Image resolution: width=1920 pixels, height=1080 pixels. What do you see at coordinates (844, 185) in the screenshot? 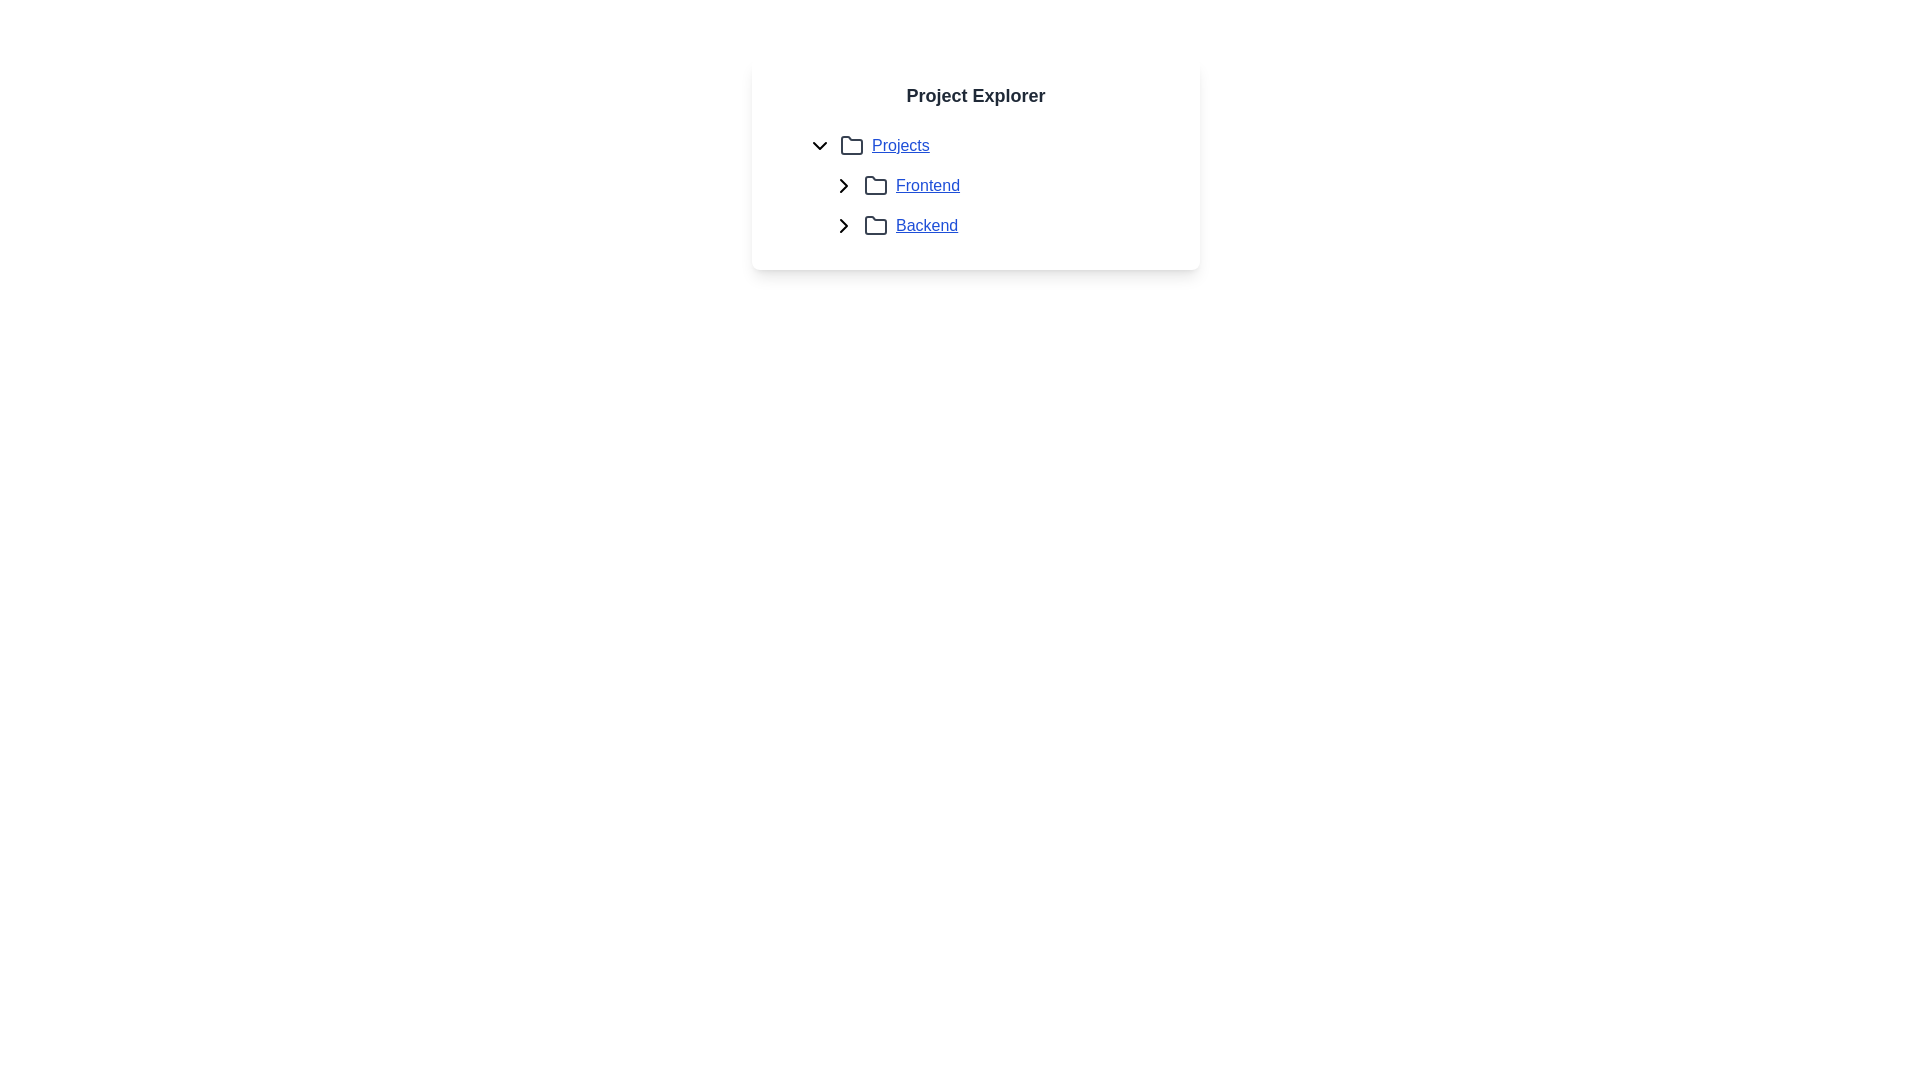
I see `the right-pointing arrow icon` at bounding box center [844, 185].